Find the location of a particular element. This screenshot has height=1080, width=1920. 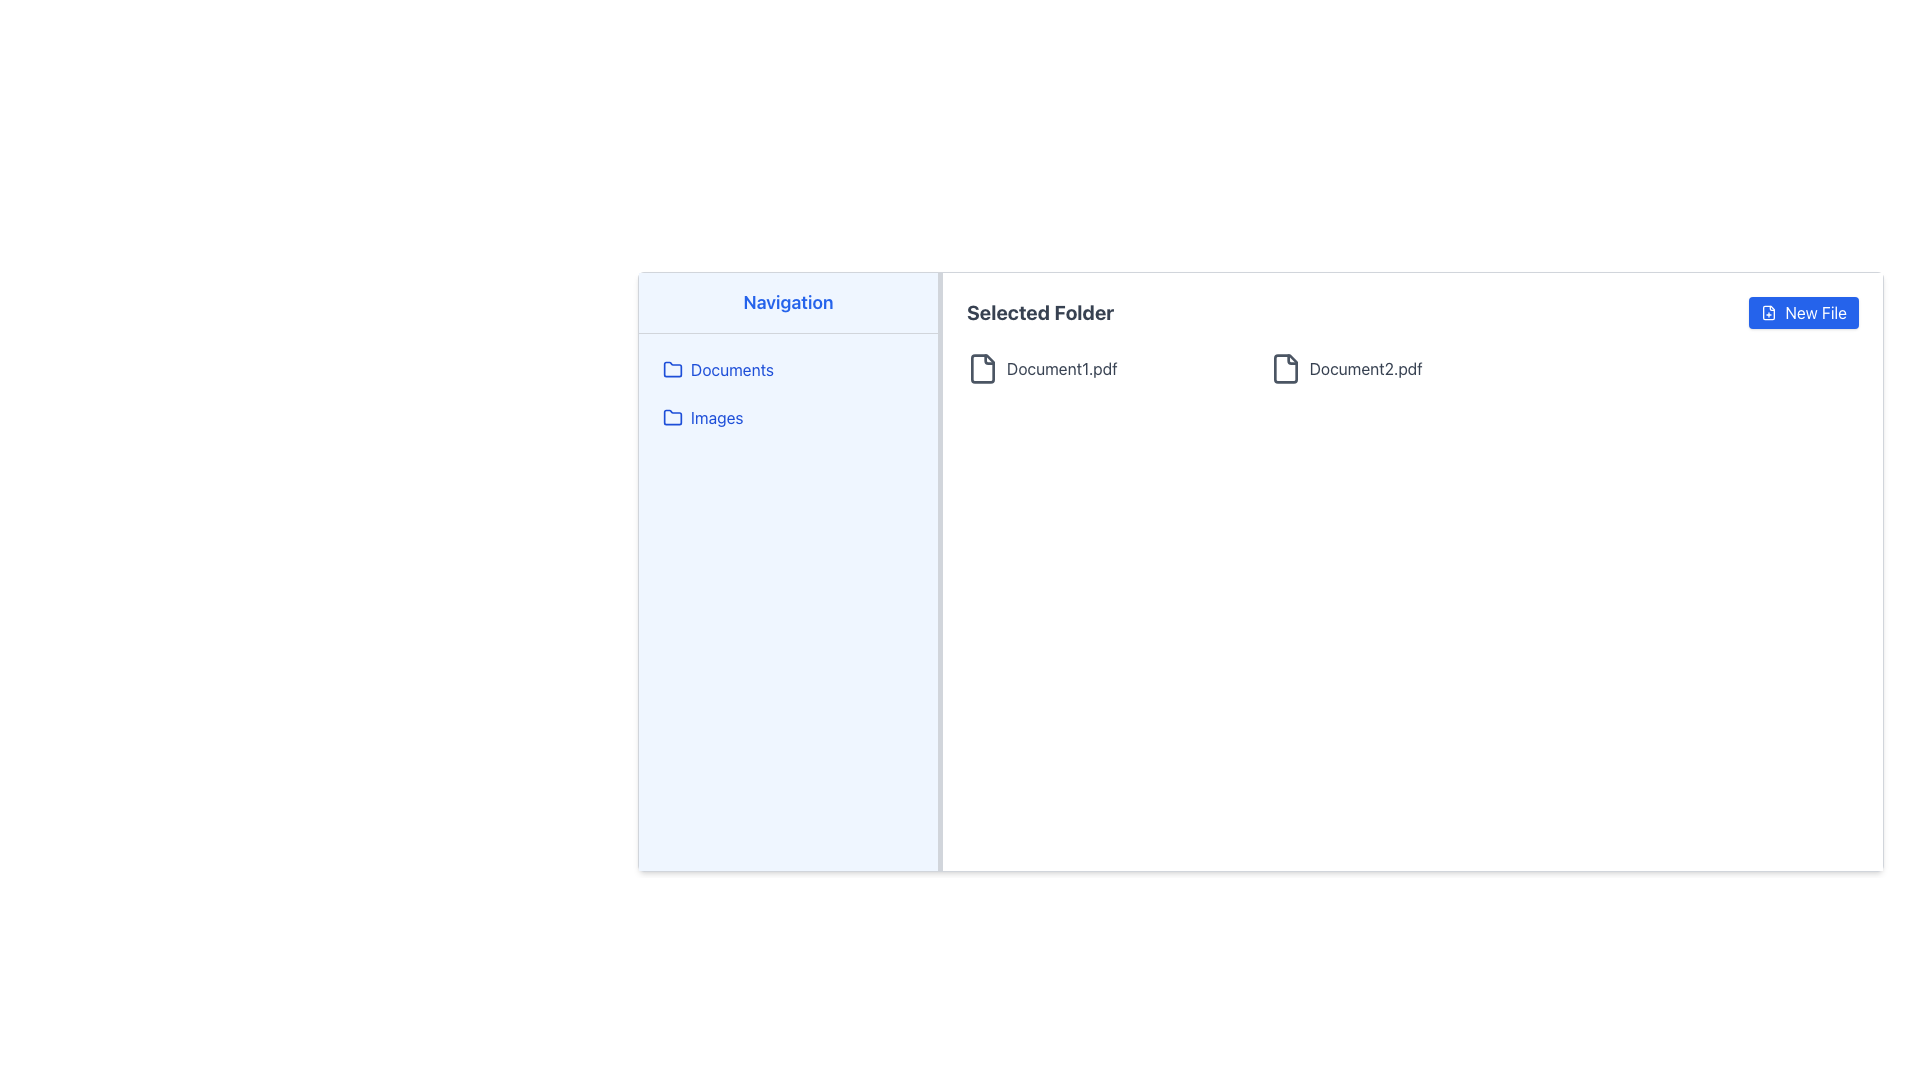

the bold, gray, large text label that reads 'Selected Folder', which is located towards the upper-left side of the main content section is located at coordinates (1040, 312).